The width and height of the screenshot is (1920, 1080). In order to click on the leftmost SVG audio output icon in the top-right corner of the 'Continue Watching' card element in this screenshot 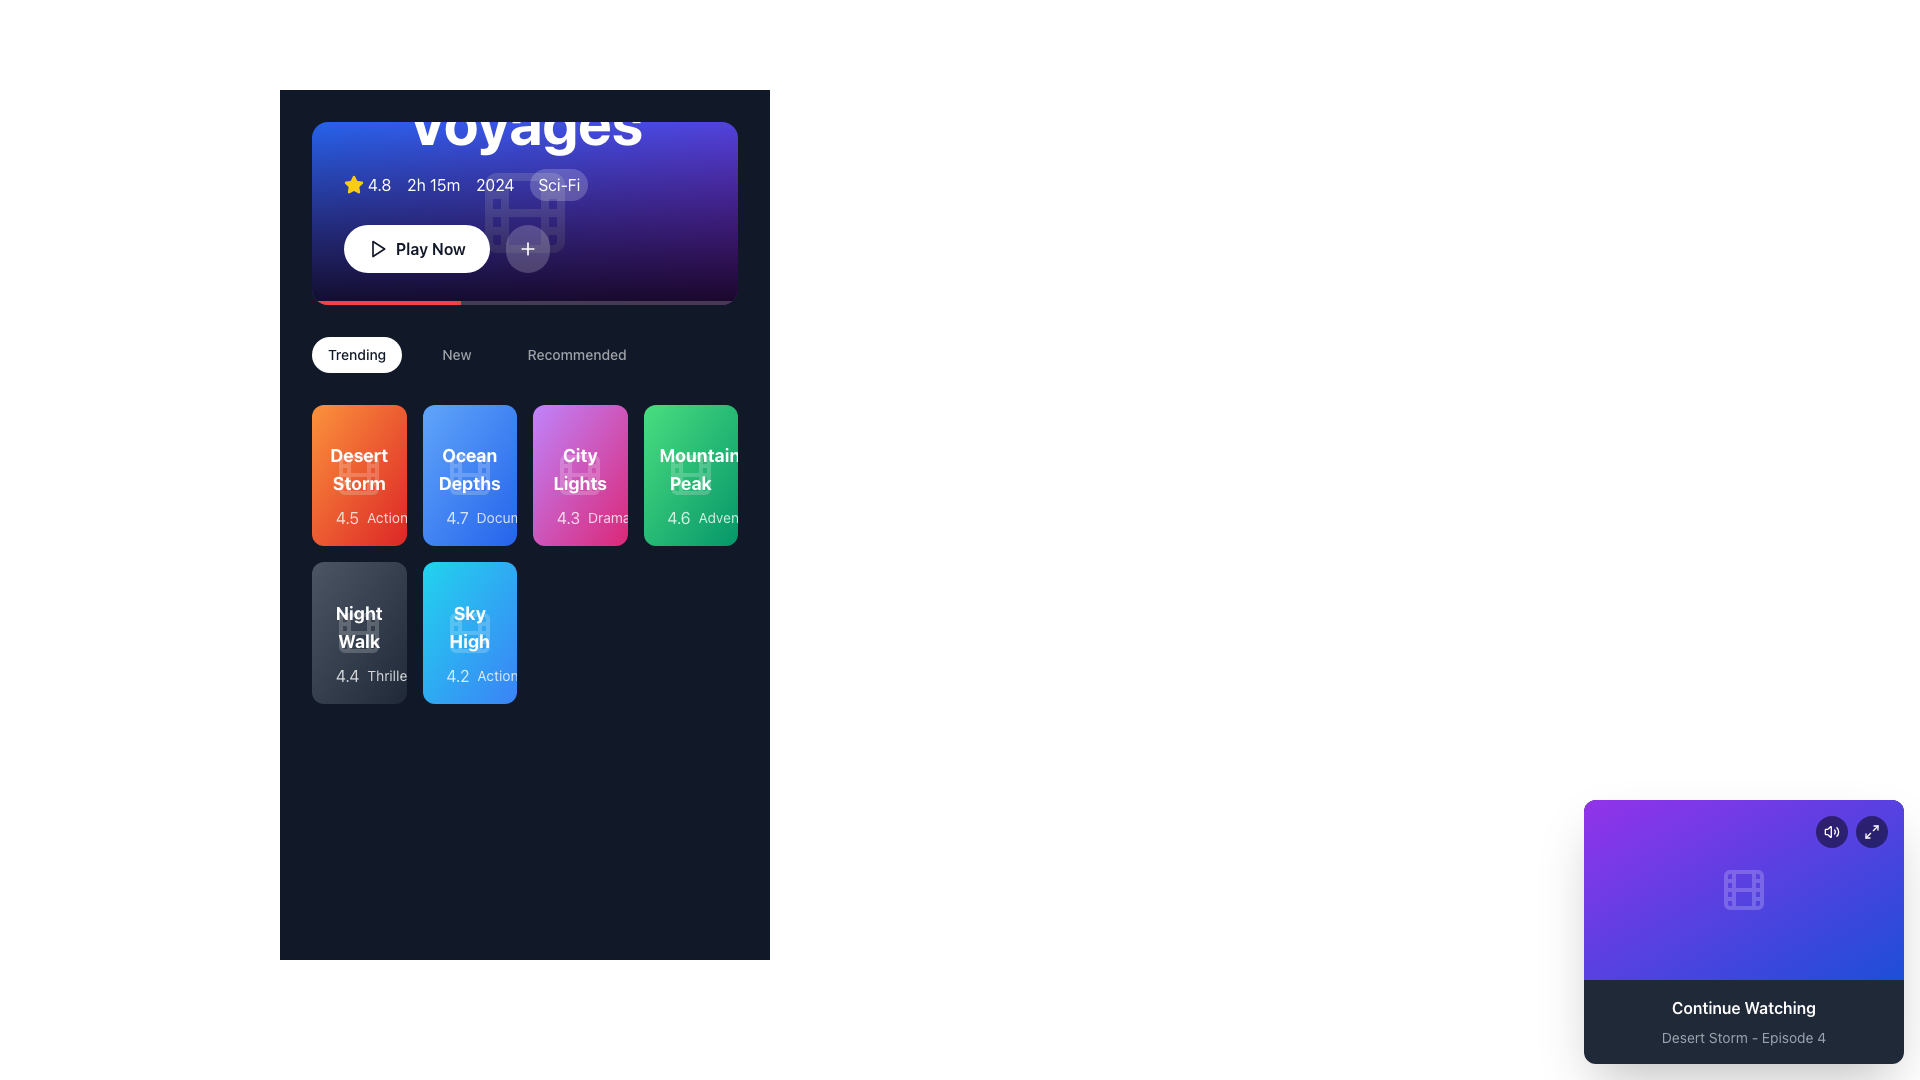, I will do `click(1828, 832)`.